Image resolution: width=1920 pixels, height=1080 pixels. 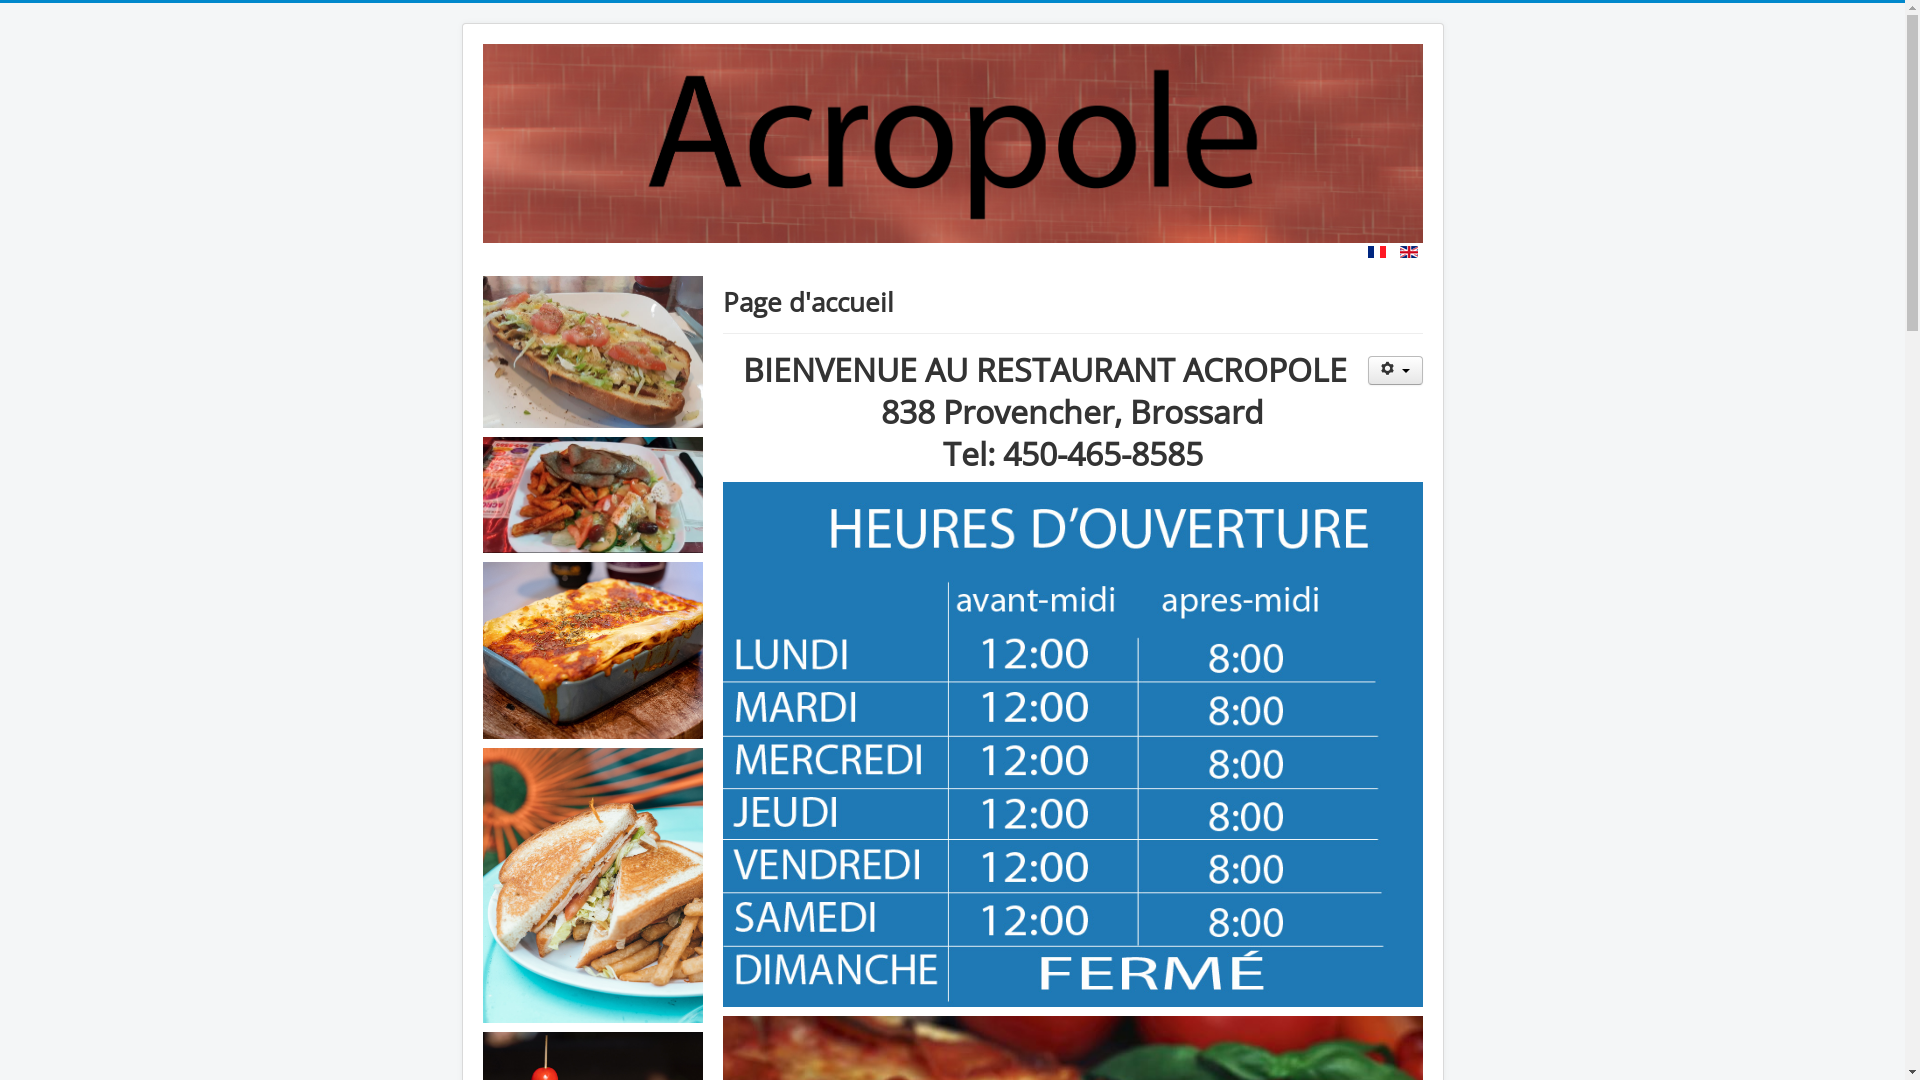 What do you see at coordinates (1399, 250) in the screenshot?
I see `'English (United Kingdom)'` at bounding box center [1399, 250].